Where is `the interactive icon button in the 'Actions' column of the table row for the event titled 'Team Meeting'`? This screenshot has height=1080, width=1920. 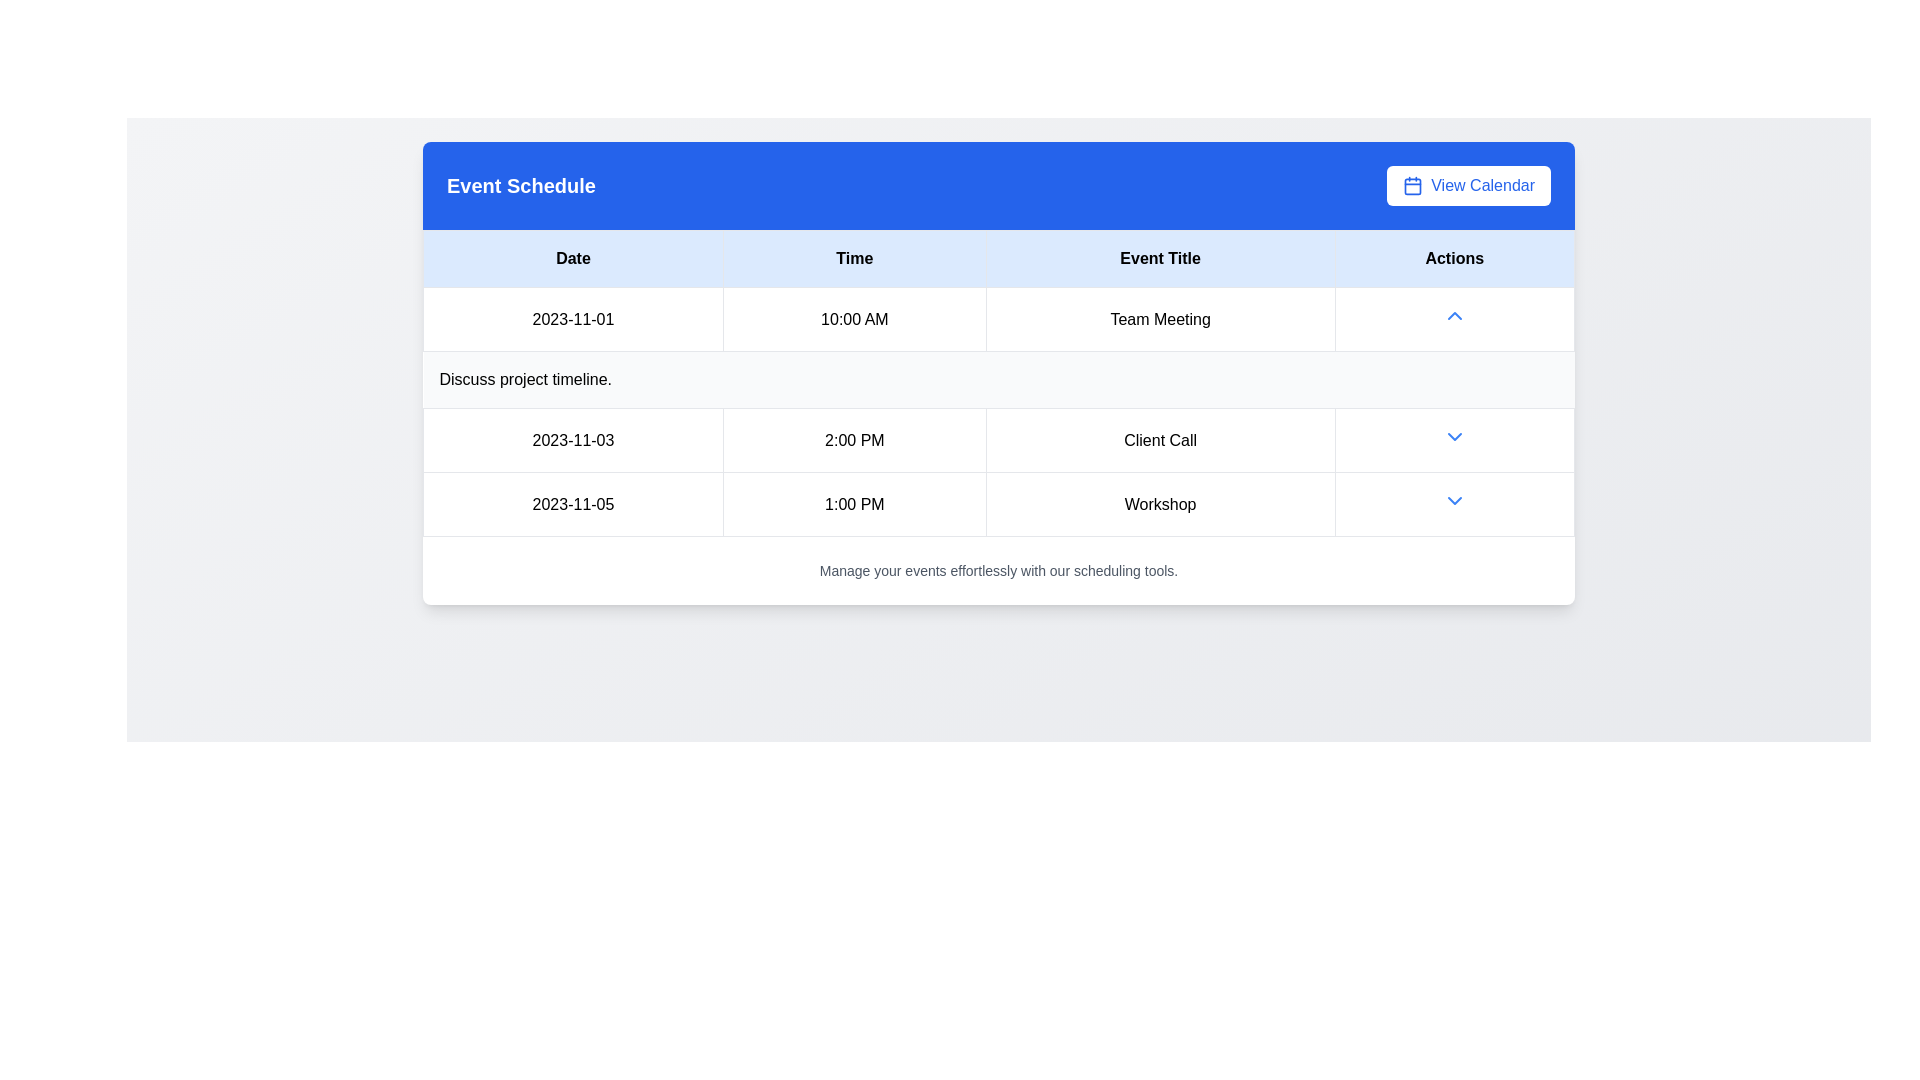 the interactive icon button in the 'Actions' column of the table row for the event titled 'Team Meeting' is located at coordinates (1454, 318).